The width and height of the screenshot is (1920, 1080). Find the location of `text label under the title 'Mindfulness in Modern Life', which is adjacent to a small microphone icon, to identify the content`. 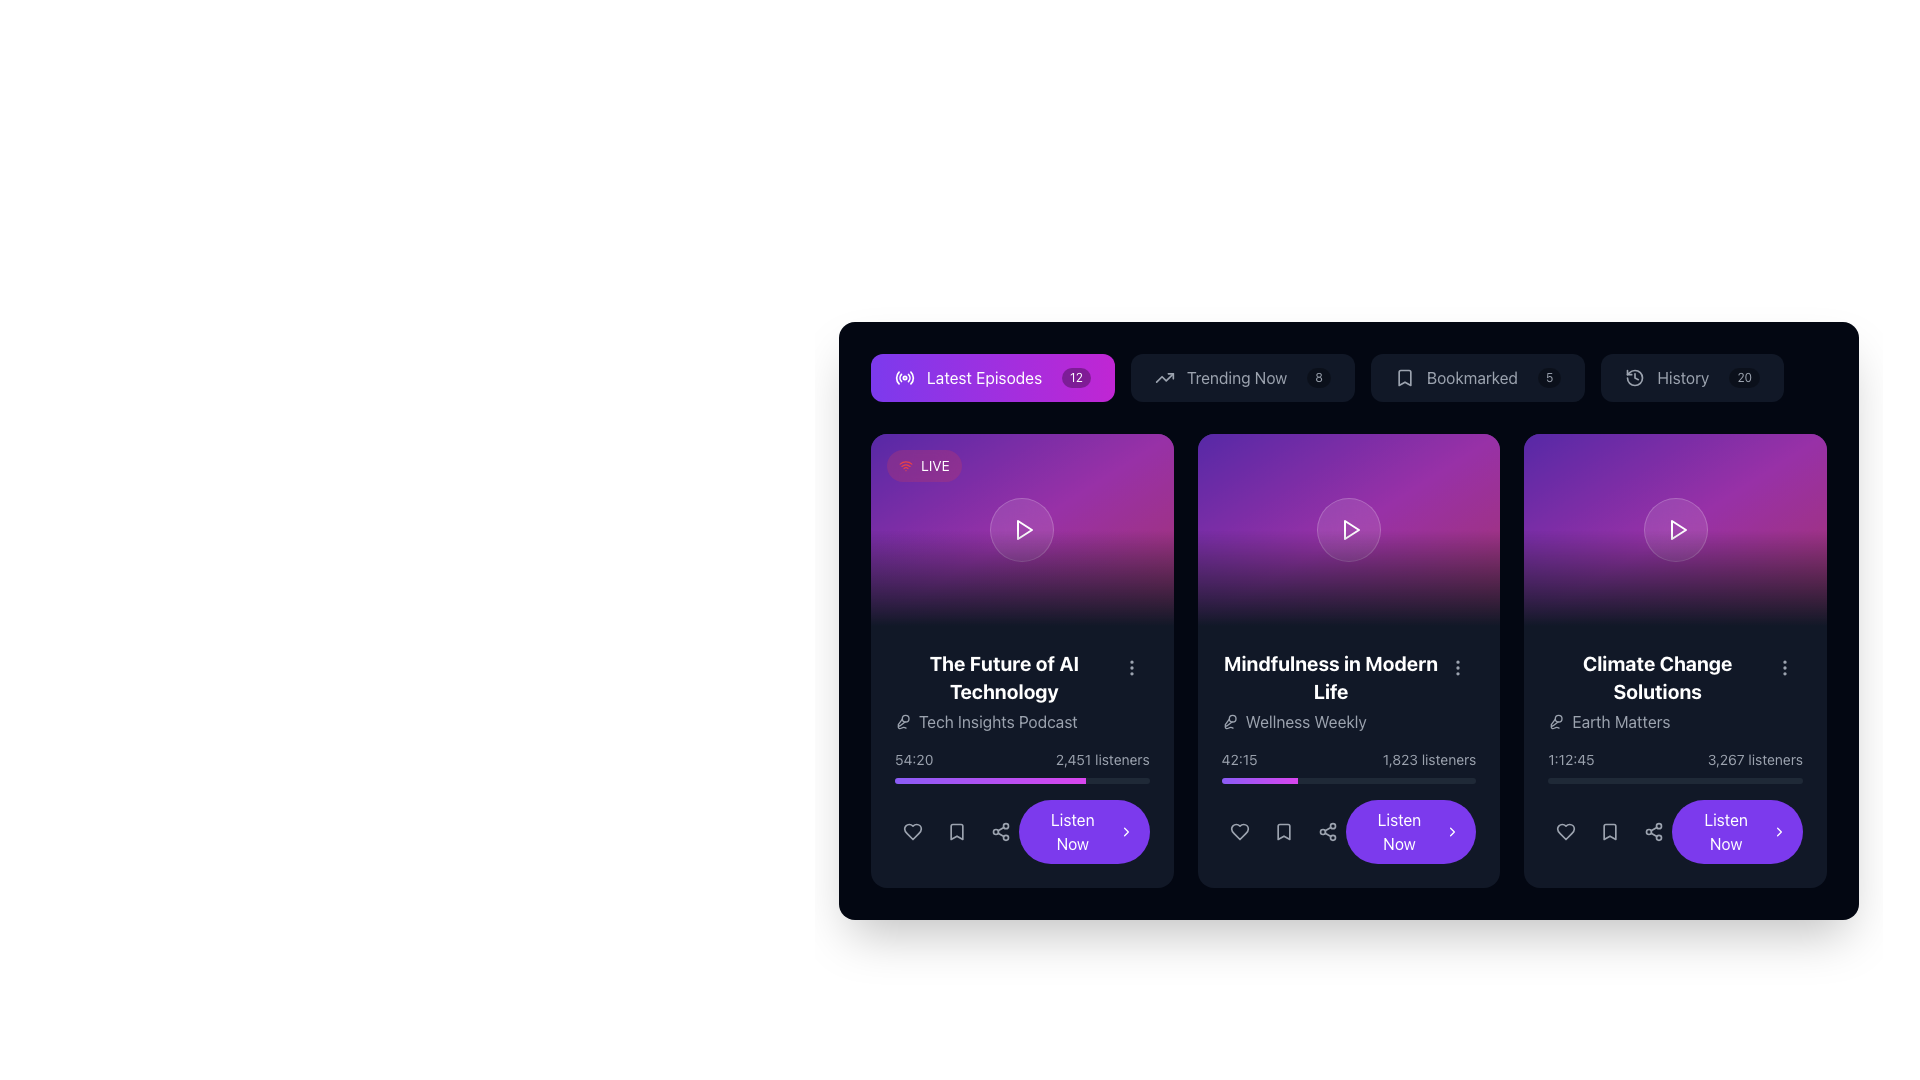

text label under the title 'Mindfulness in Modern Life', which is adjacent to a small microphone icon, to identify the content is located at coordinates (1330, 721).